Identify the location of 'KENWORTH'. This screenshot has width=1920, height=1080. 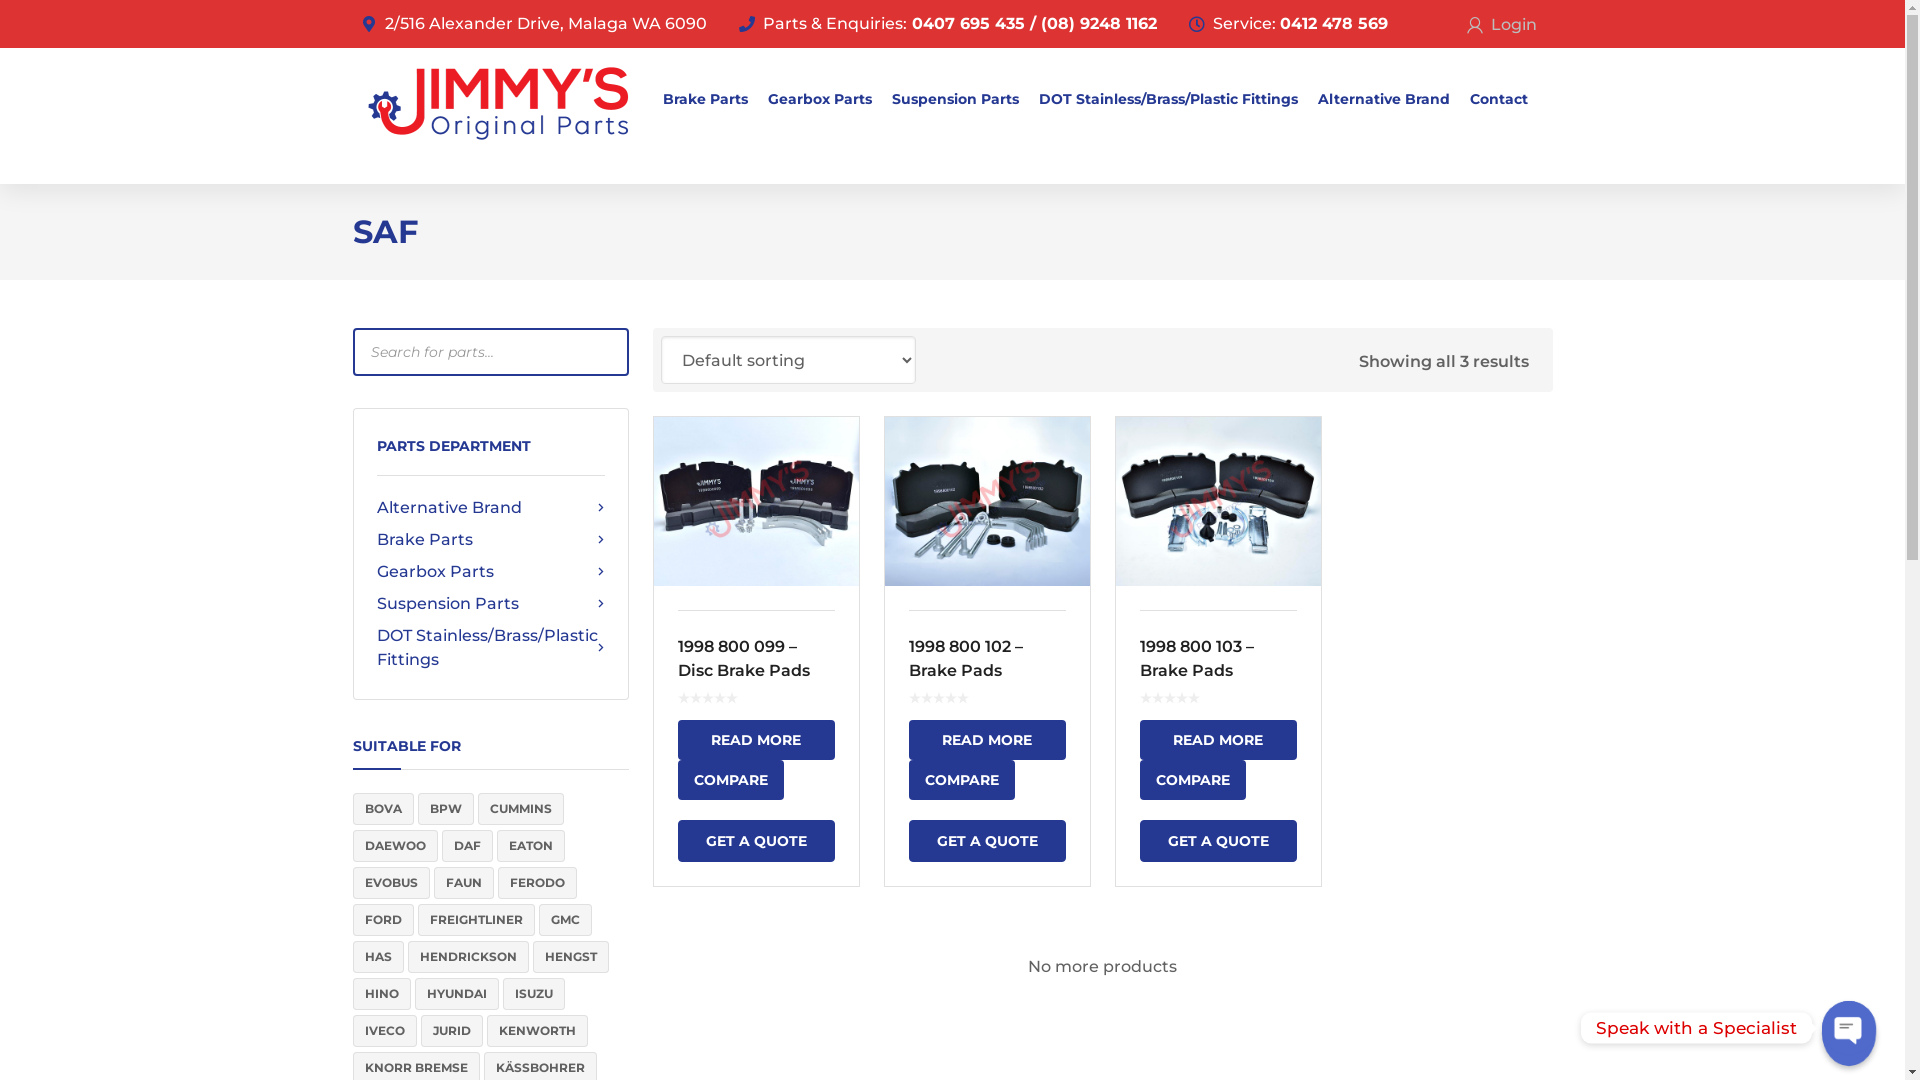
(536, 1030).